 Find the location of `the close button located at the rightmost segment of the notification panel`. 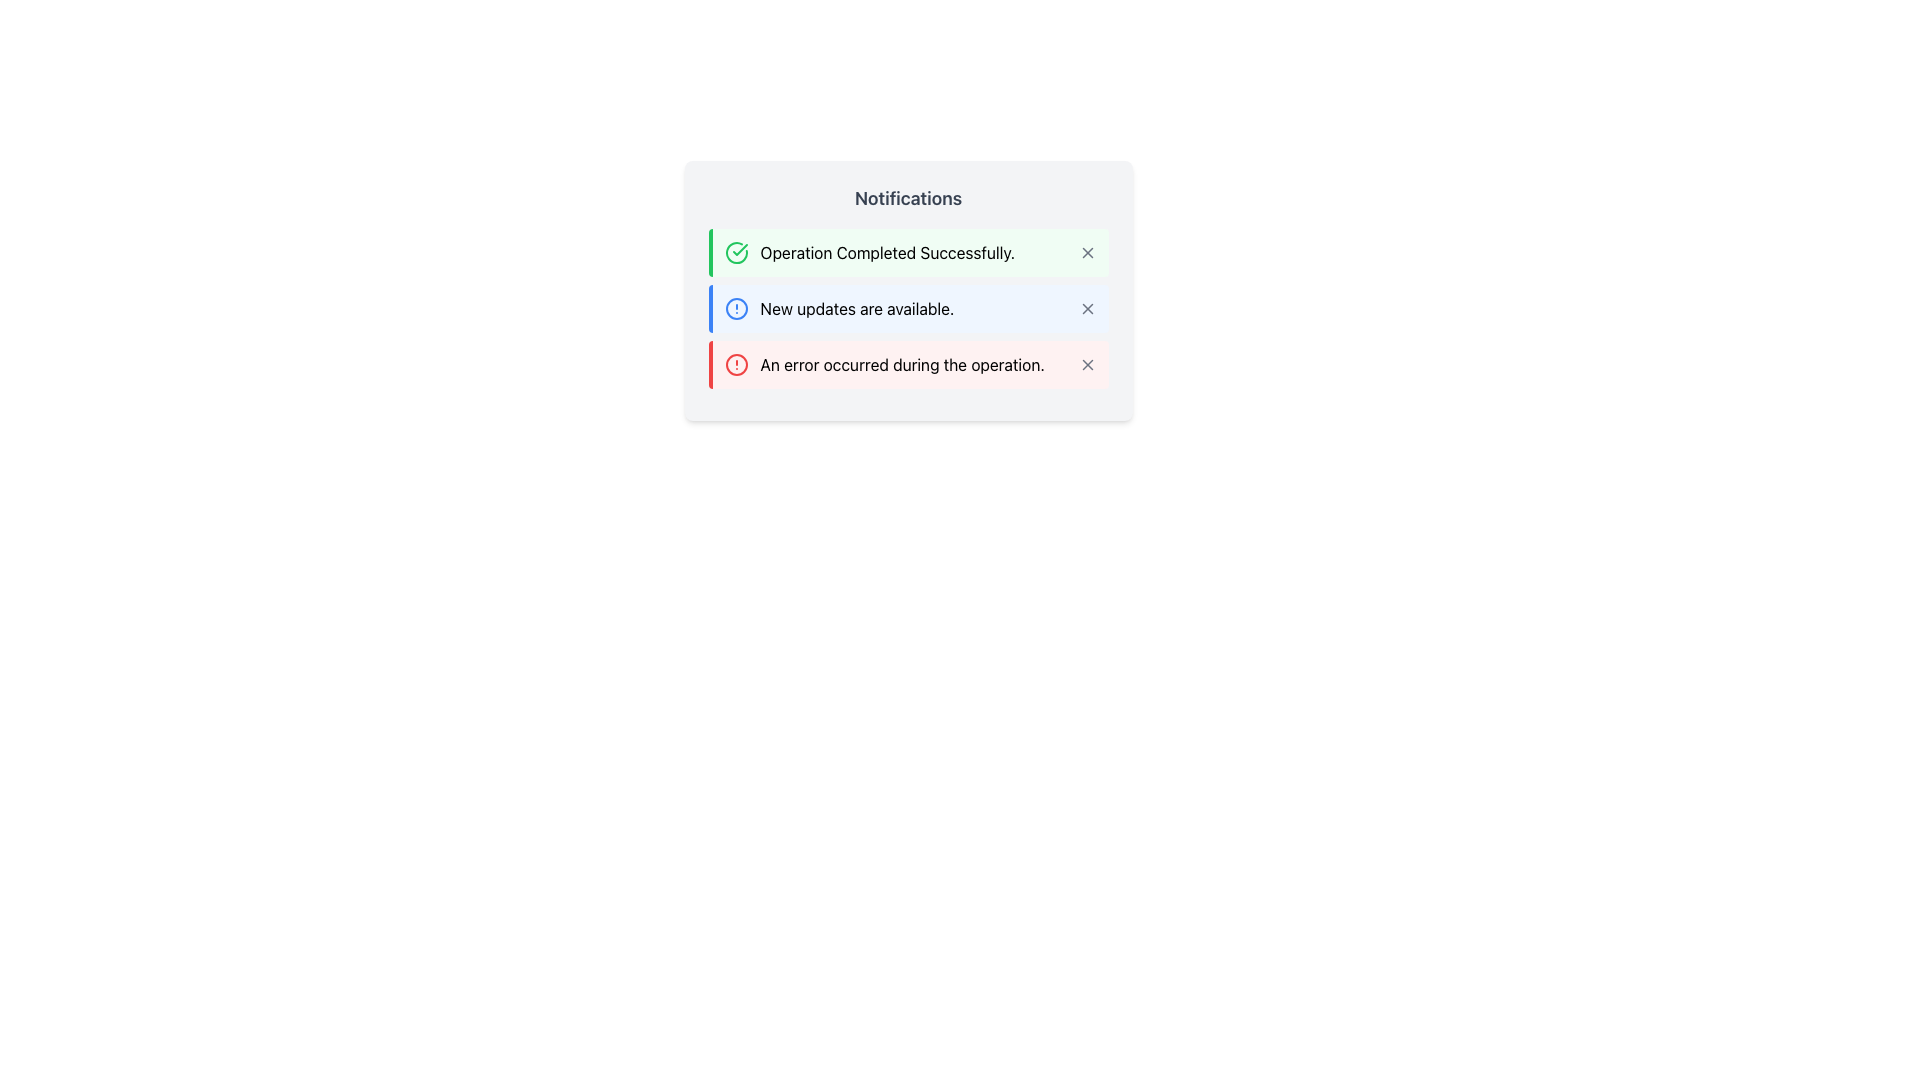

the close button located at the rightmost segment of the notification panel is located at coordinates (1086, 308).